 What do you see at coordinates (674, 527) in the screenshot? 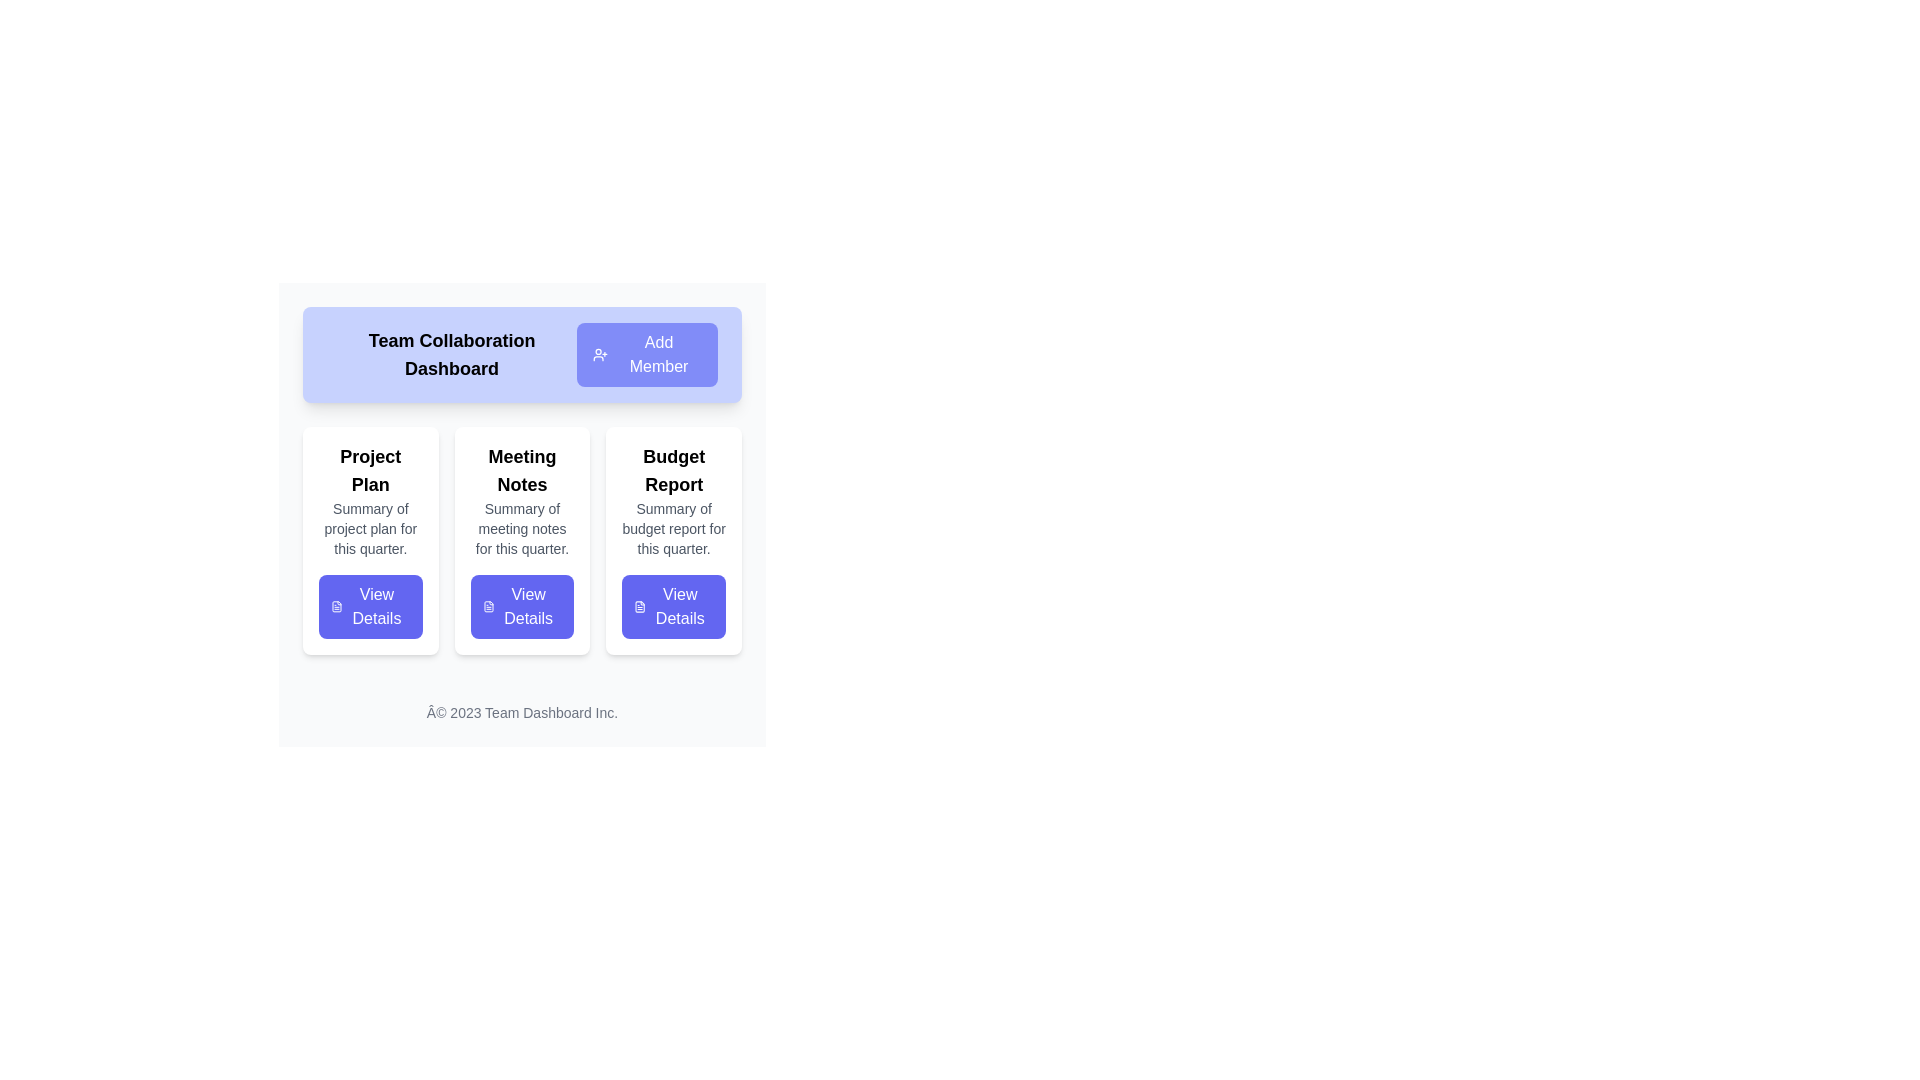
I see `the text label displaying 'Summary of budget report for this quarter.' which is styled with a smaller, gray-colored font and located beneath the 'Budget Report' header` at bounding box center [674, 527].